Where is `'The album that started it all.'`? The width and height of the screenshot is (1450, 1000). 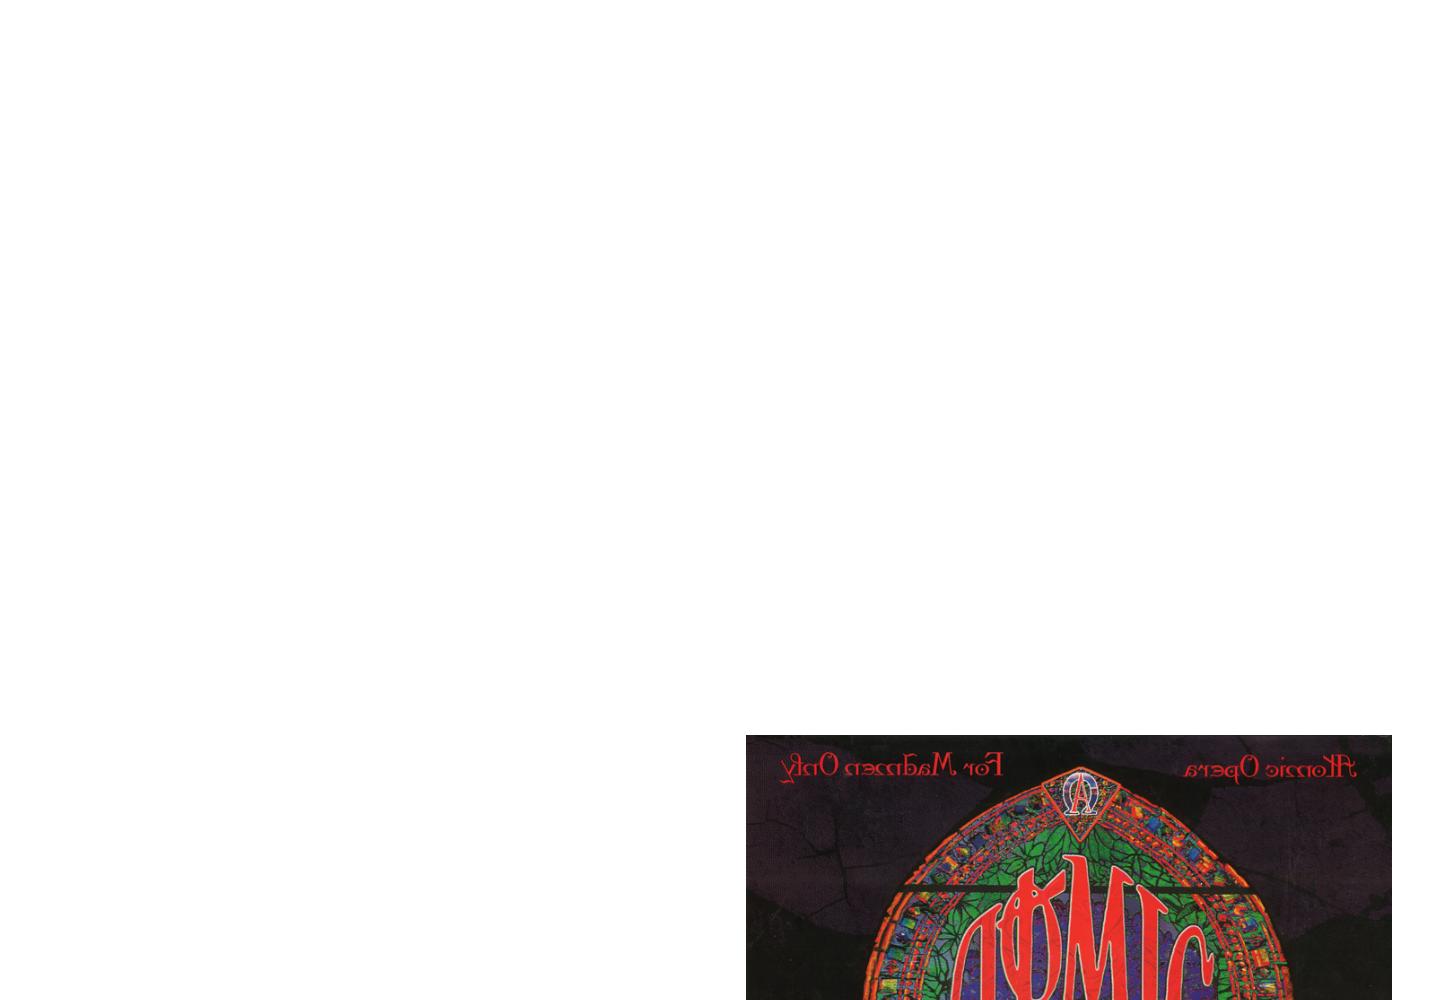 'The album that started it all.' is located at coordinates (213, 703).